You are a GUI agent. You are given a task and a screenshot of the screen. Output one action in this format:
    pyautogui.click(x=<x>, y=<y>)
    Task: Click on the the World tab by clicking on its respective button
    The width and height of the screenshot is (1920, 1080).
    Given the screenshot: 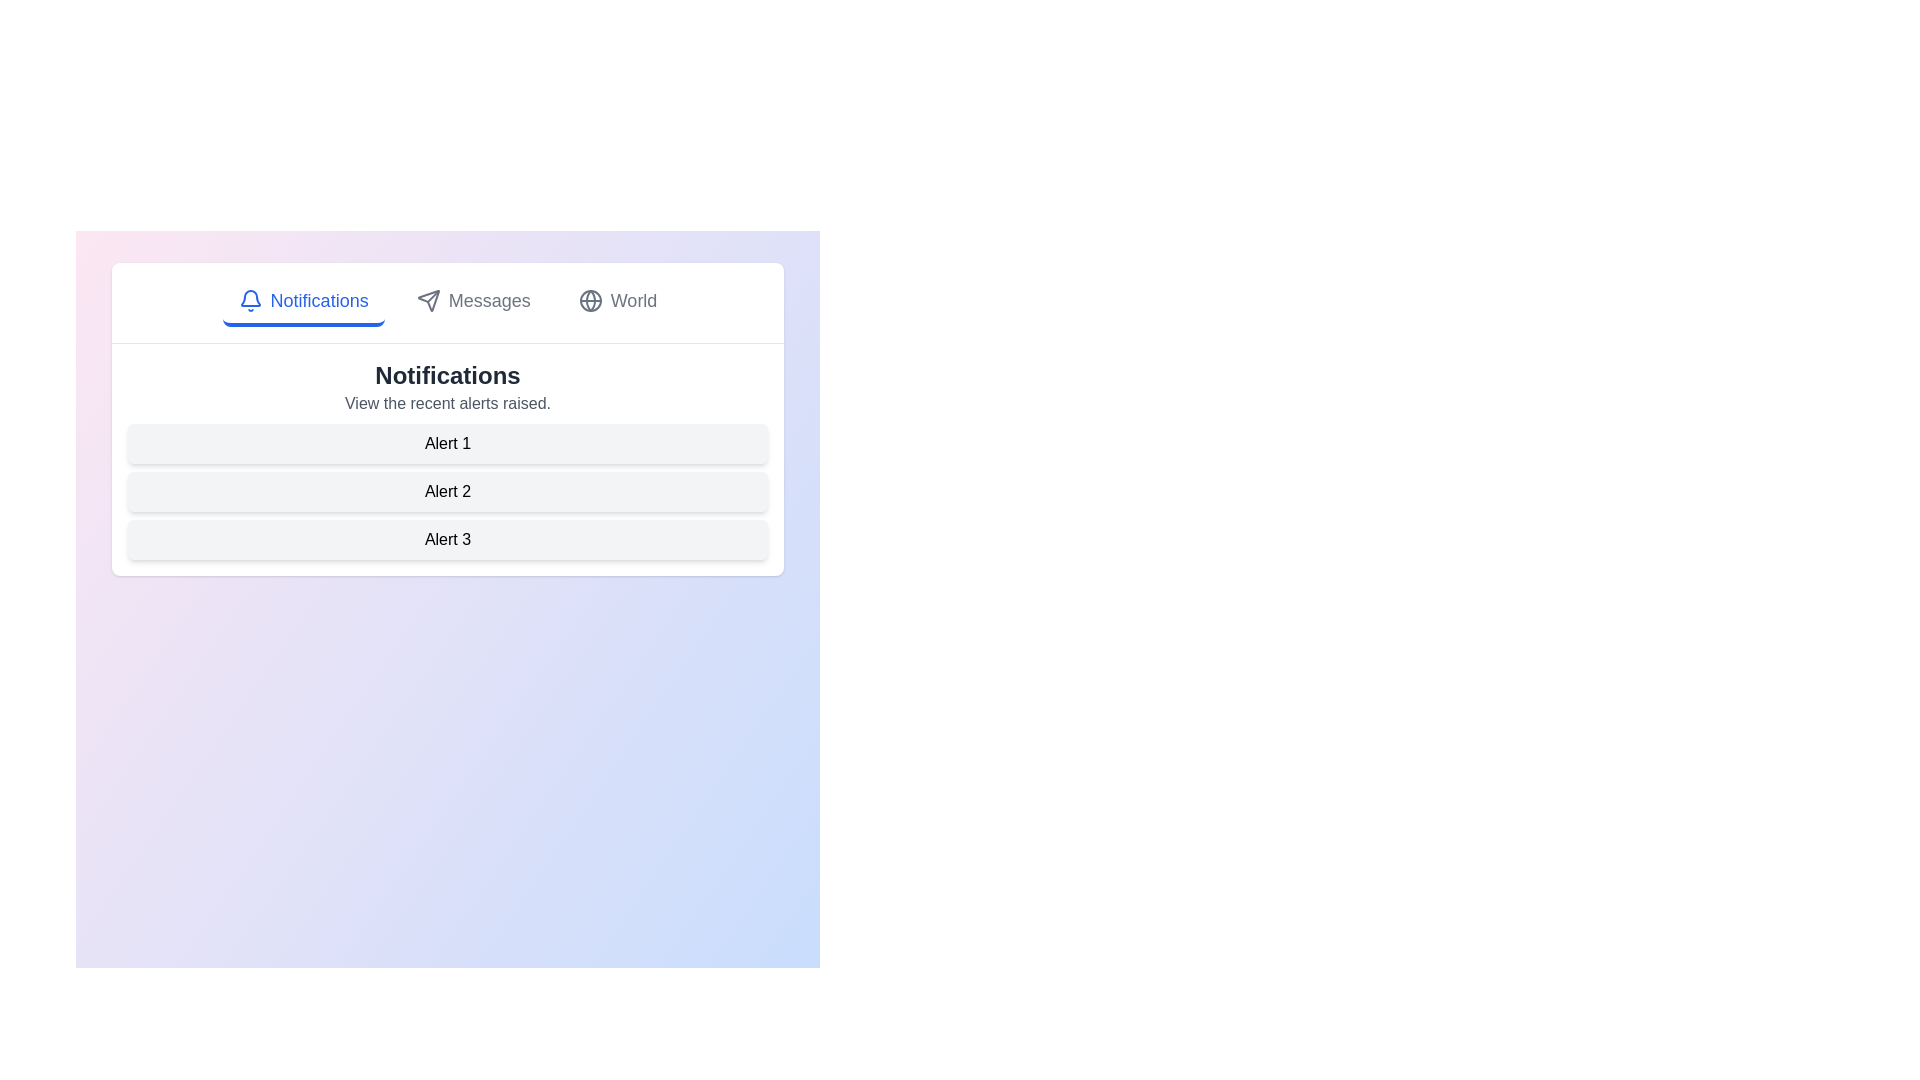 What is the action you would take?
    pyautogui.click(x=617, y=303)
    